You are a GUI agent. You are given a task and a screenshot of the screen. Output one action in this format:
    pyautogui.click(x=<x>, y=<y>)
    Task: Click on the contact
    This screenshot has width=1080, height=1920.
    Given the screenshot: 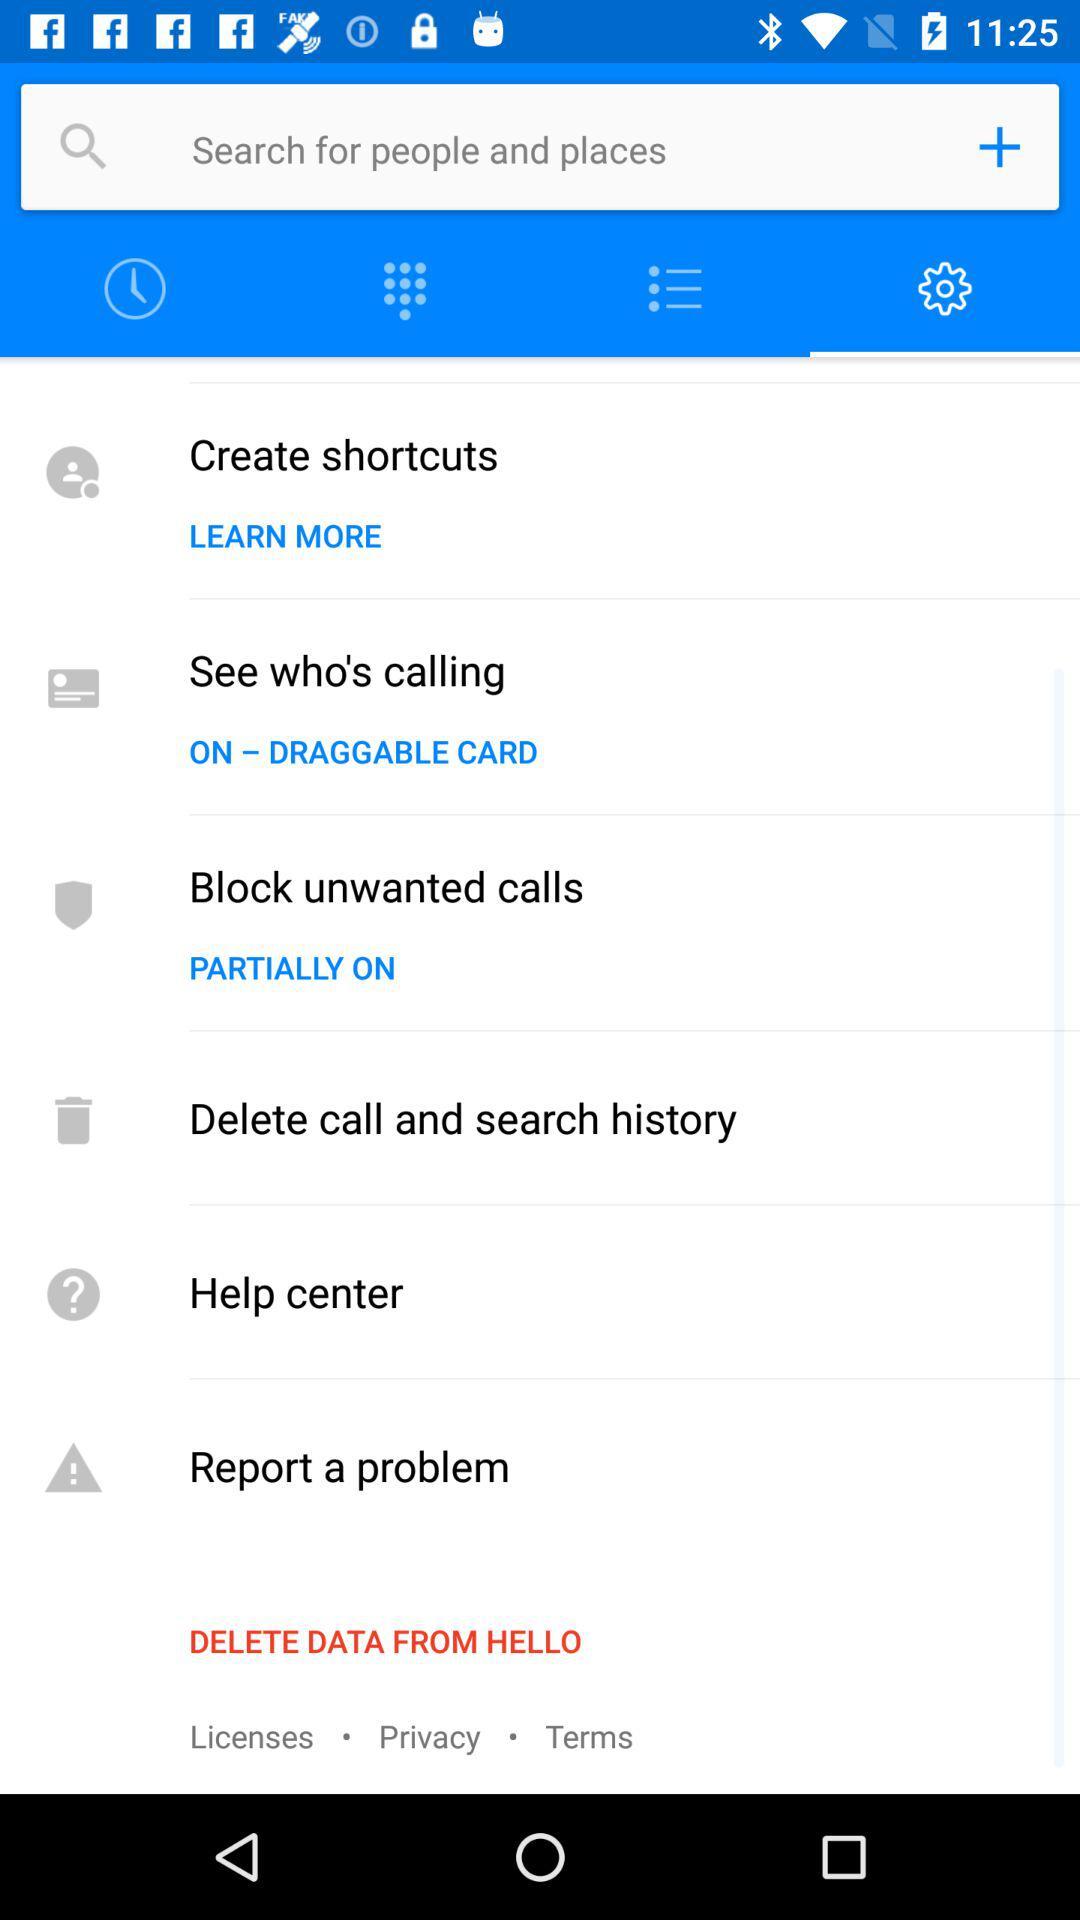 What is the action you would take?
    pyautogui.click(x=999, y=146)
    